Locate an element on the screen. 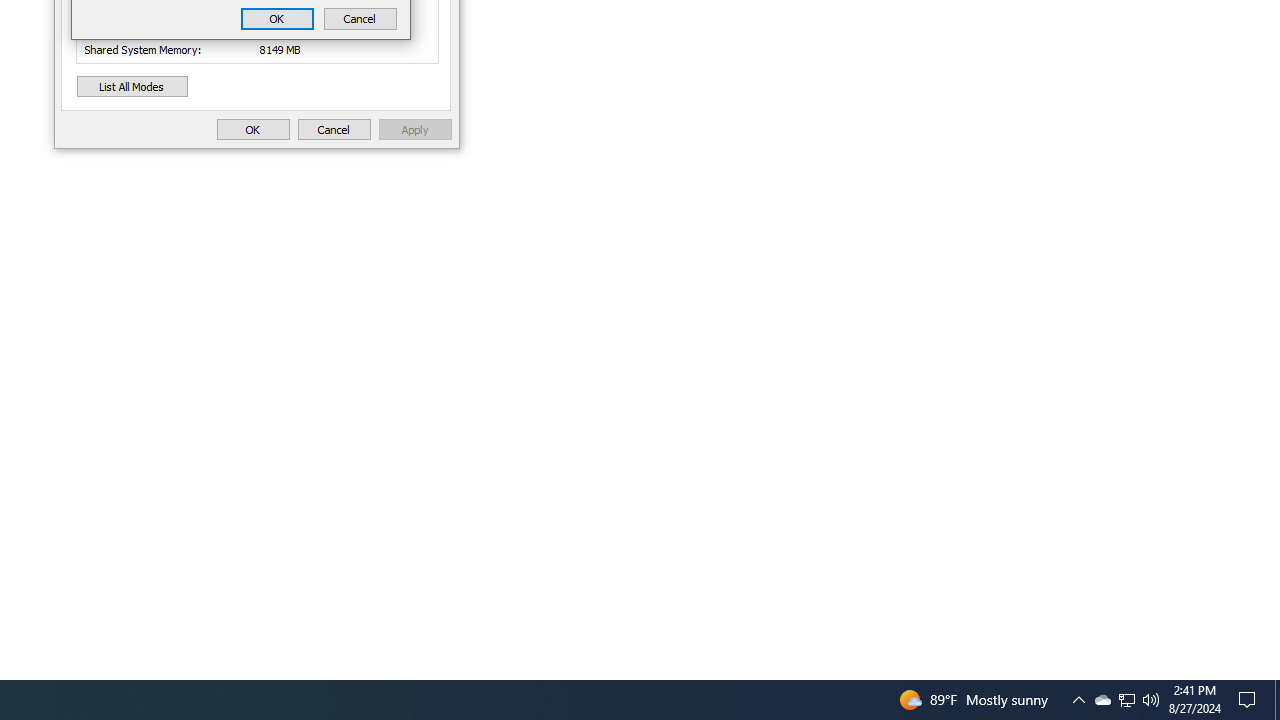 The image size is (1280, 720). 'Notification Chevron' is located at coordinates (1127, 698).